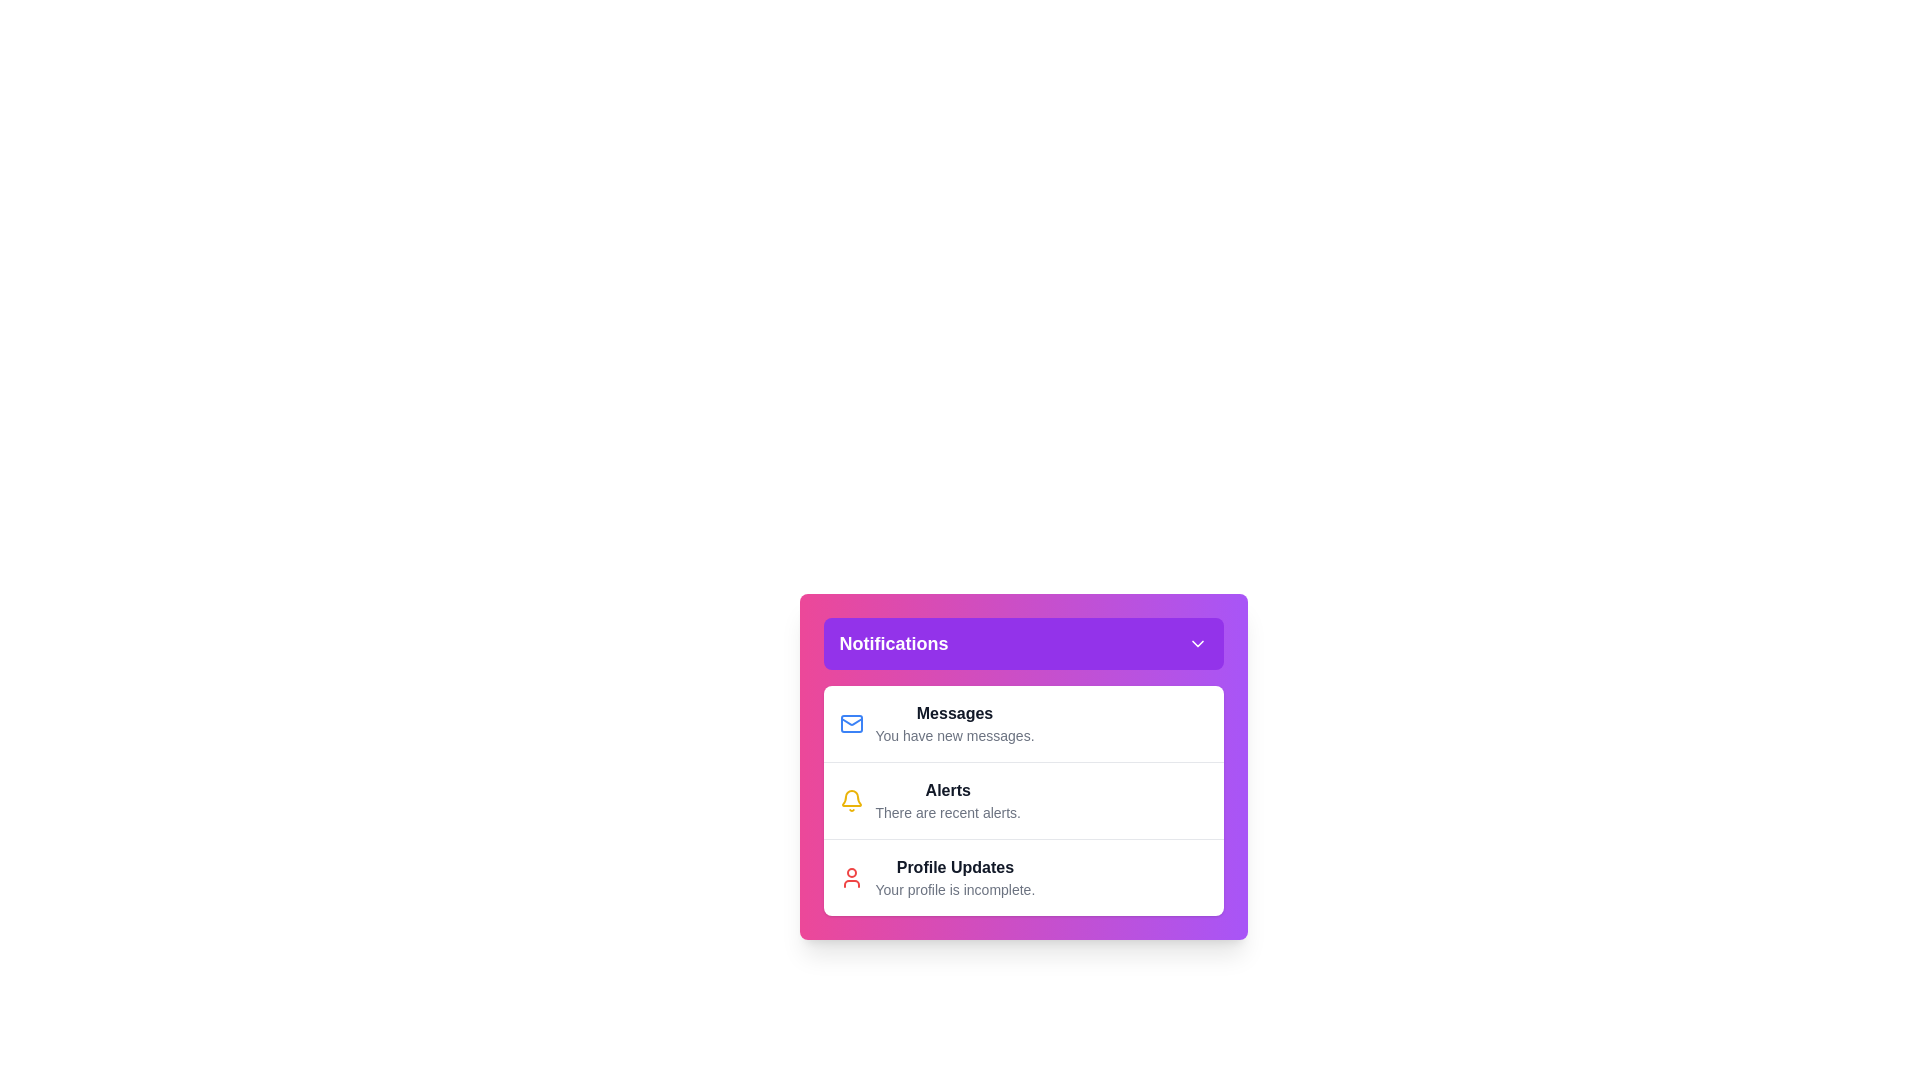 This screenshot has height=1080, width=1920. Describe the element at coordinates (851, 724) in the screenshot. I see `the graphical mail envelope icon representing the 'Messages' notifications in the notification panel` at that location.